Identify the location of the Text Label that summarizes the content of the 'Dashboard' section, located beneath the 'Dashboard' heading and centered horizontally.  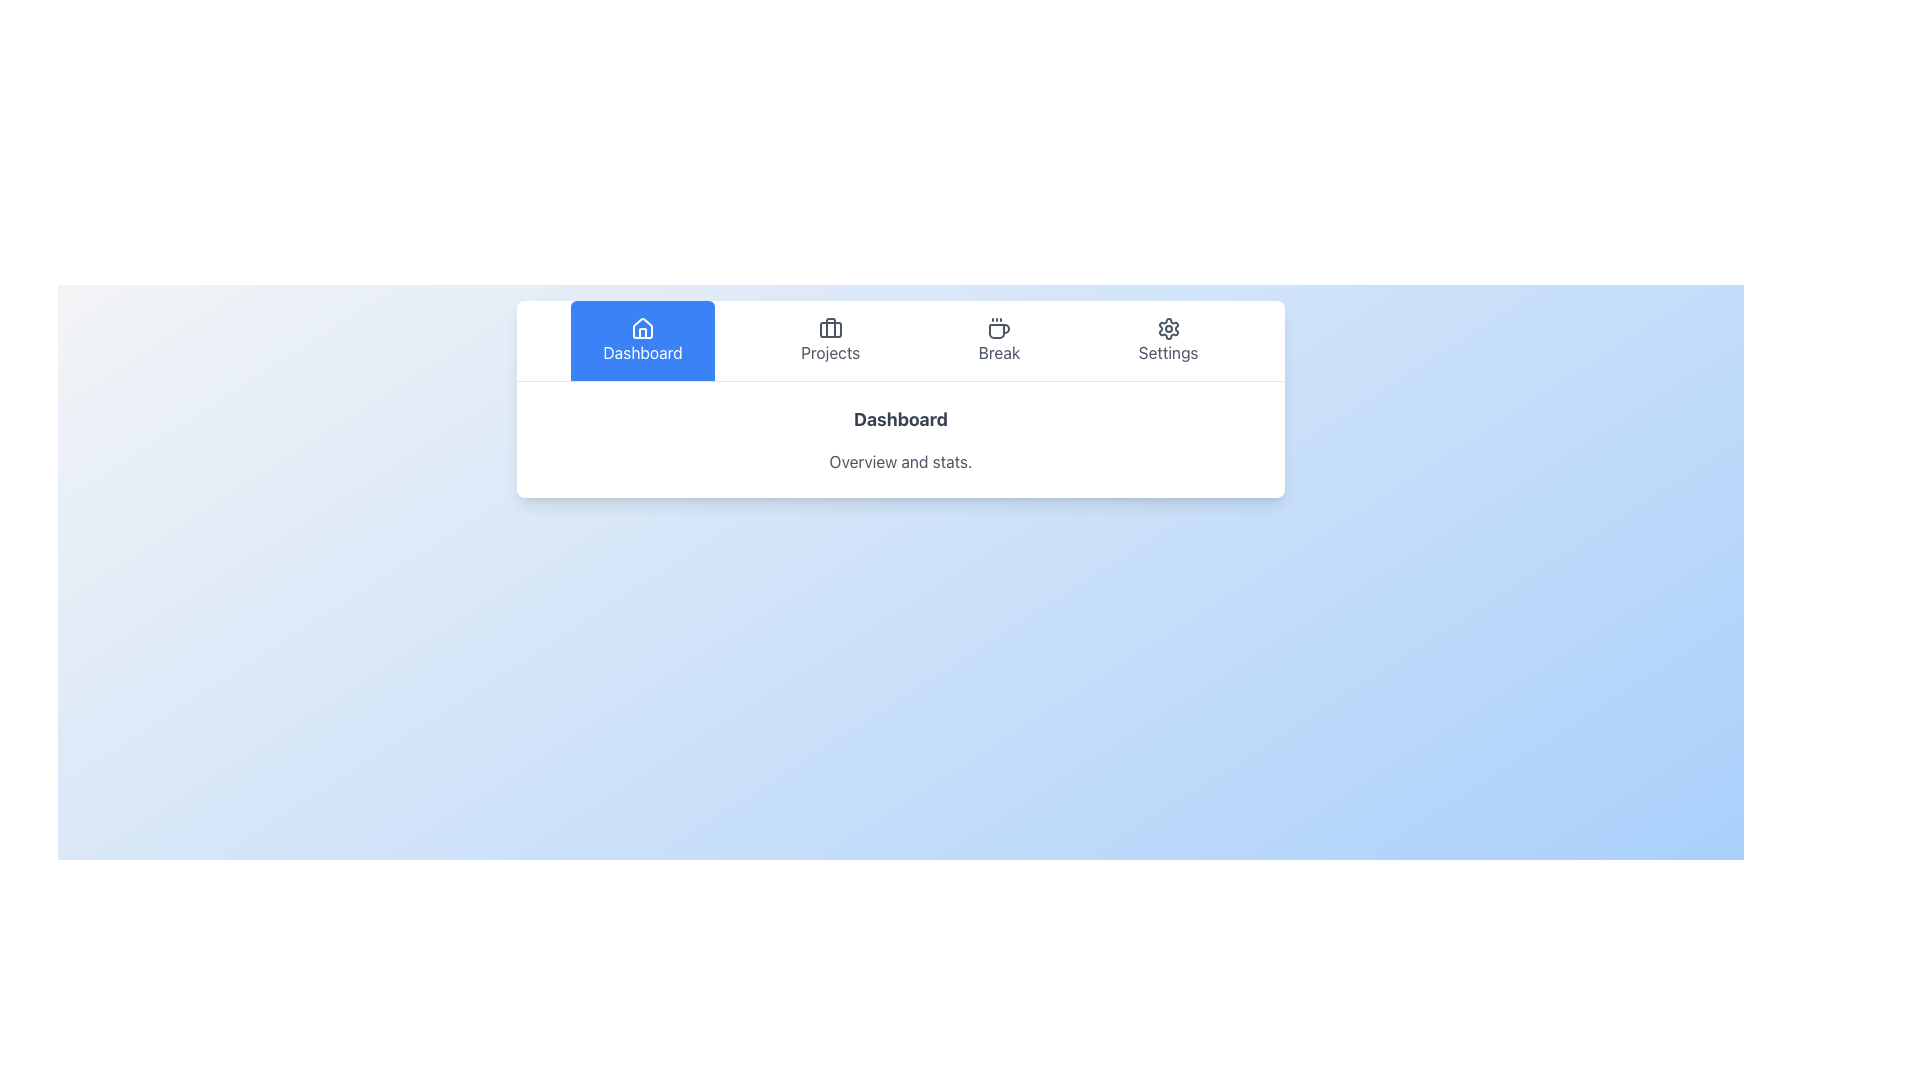
(900, 462).